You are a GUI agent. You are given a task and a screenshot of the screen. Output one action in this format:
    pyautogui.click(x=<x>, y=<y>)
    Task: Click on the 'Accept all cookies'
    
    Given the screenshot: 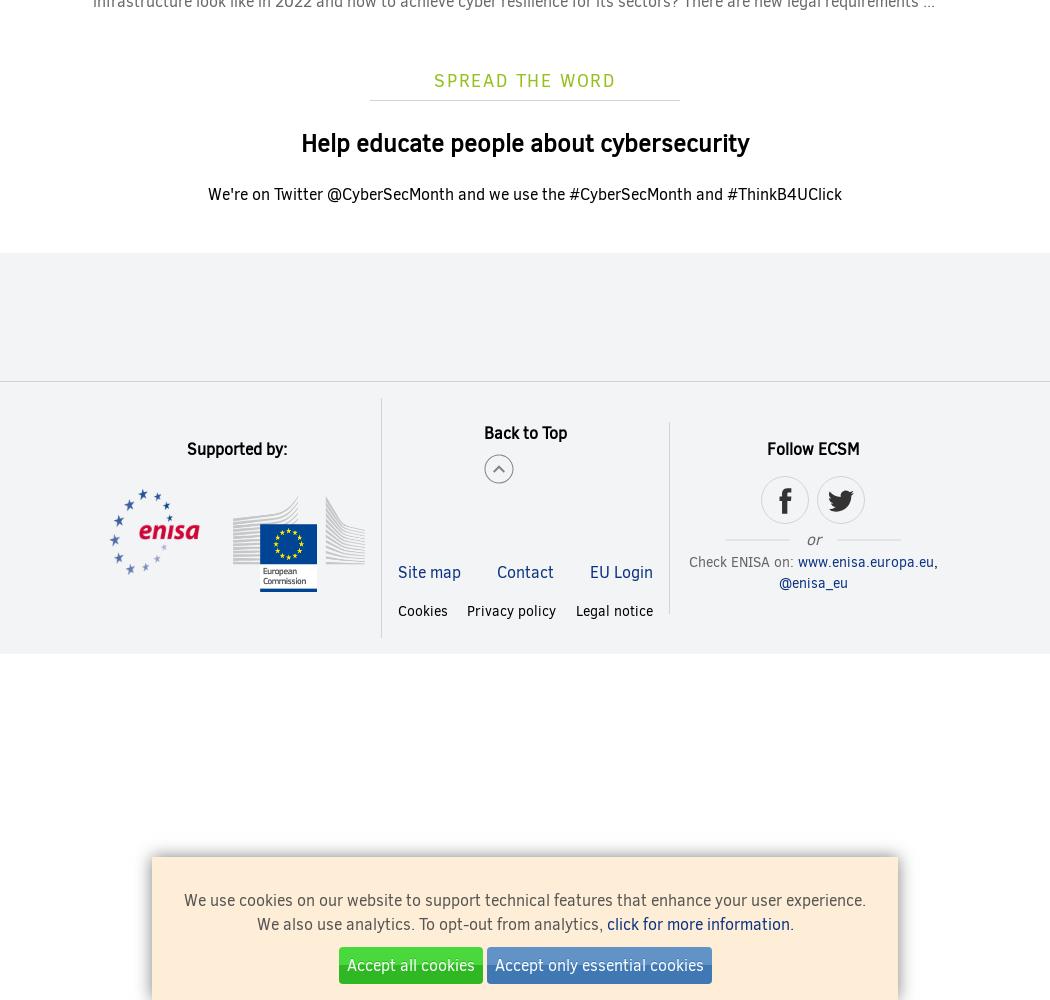 What is the action you would take?
    pyautogui.click(x=410, y=963)
    